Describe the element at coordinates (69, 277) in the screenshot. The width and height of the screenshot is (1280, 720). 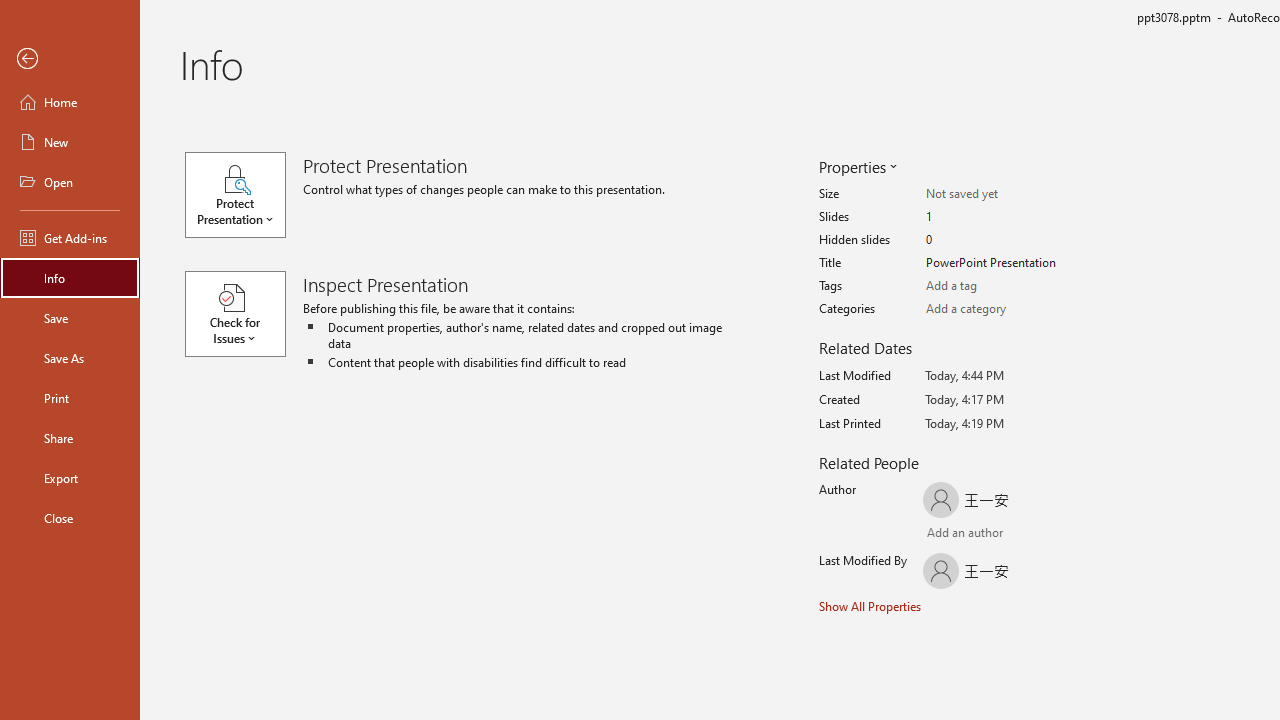
I see `'Info'` at that location.